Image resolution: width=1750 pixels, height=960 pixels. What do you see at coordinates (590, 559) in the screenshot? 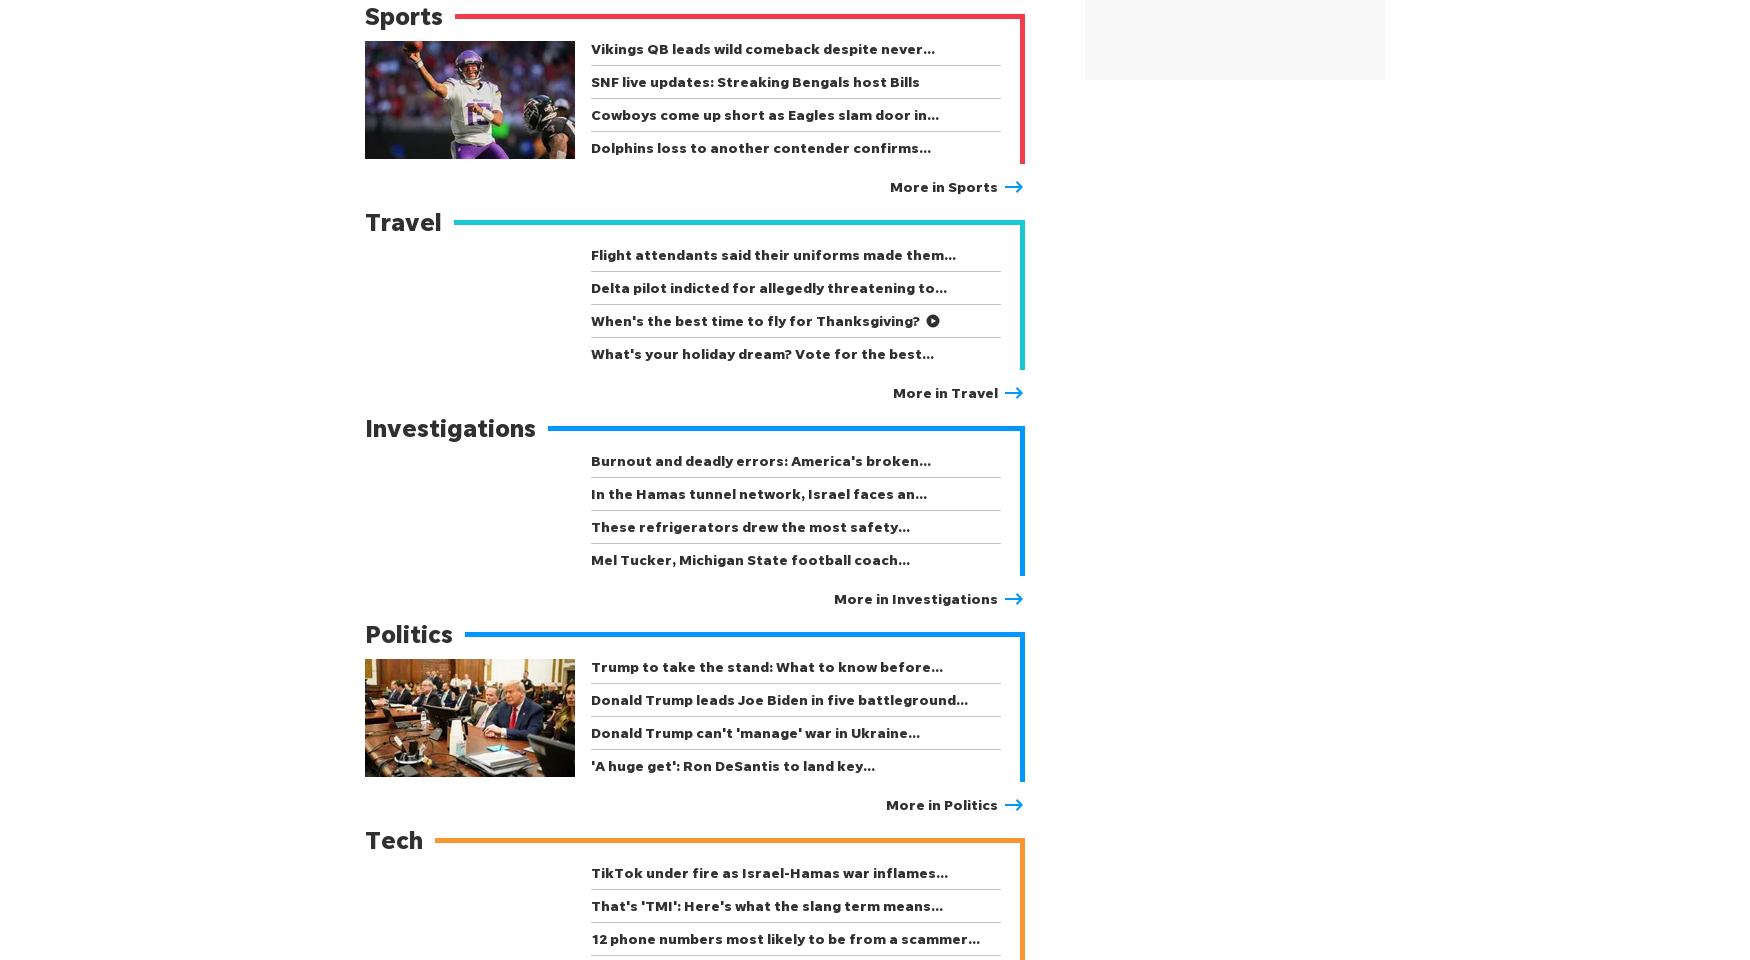
I see `'Mel Tucker, Michigan State football coach…'` at bounding box center [590, 559].